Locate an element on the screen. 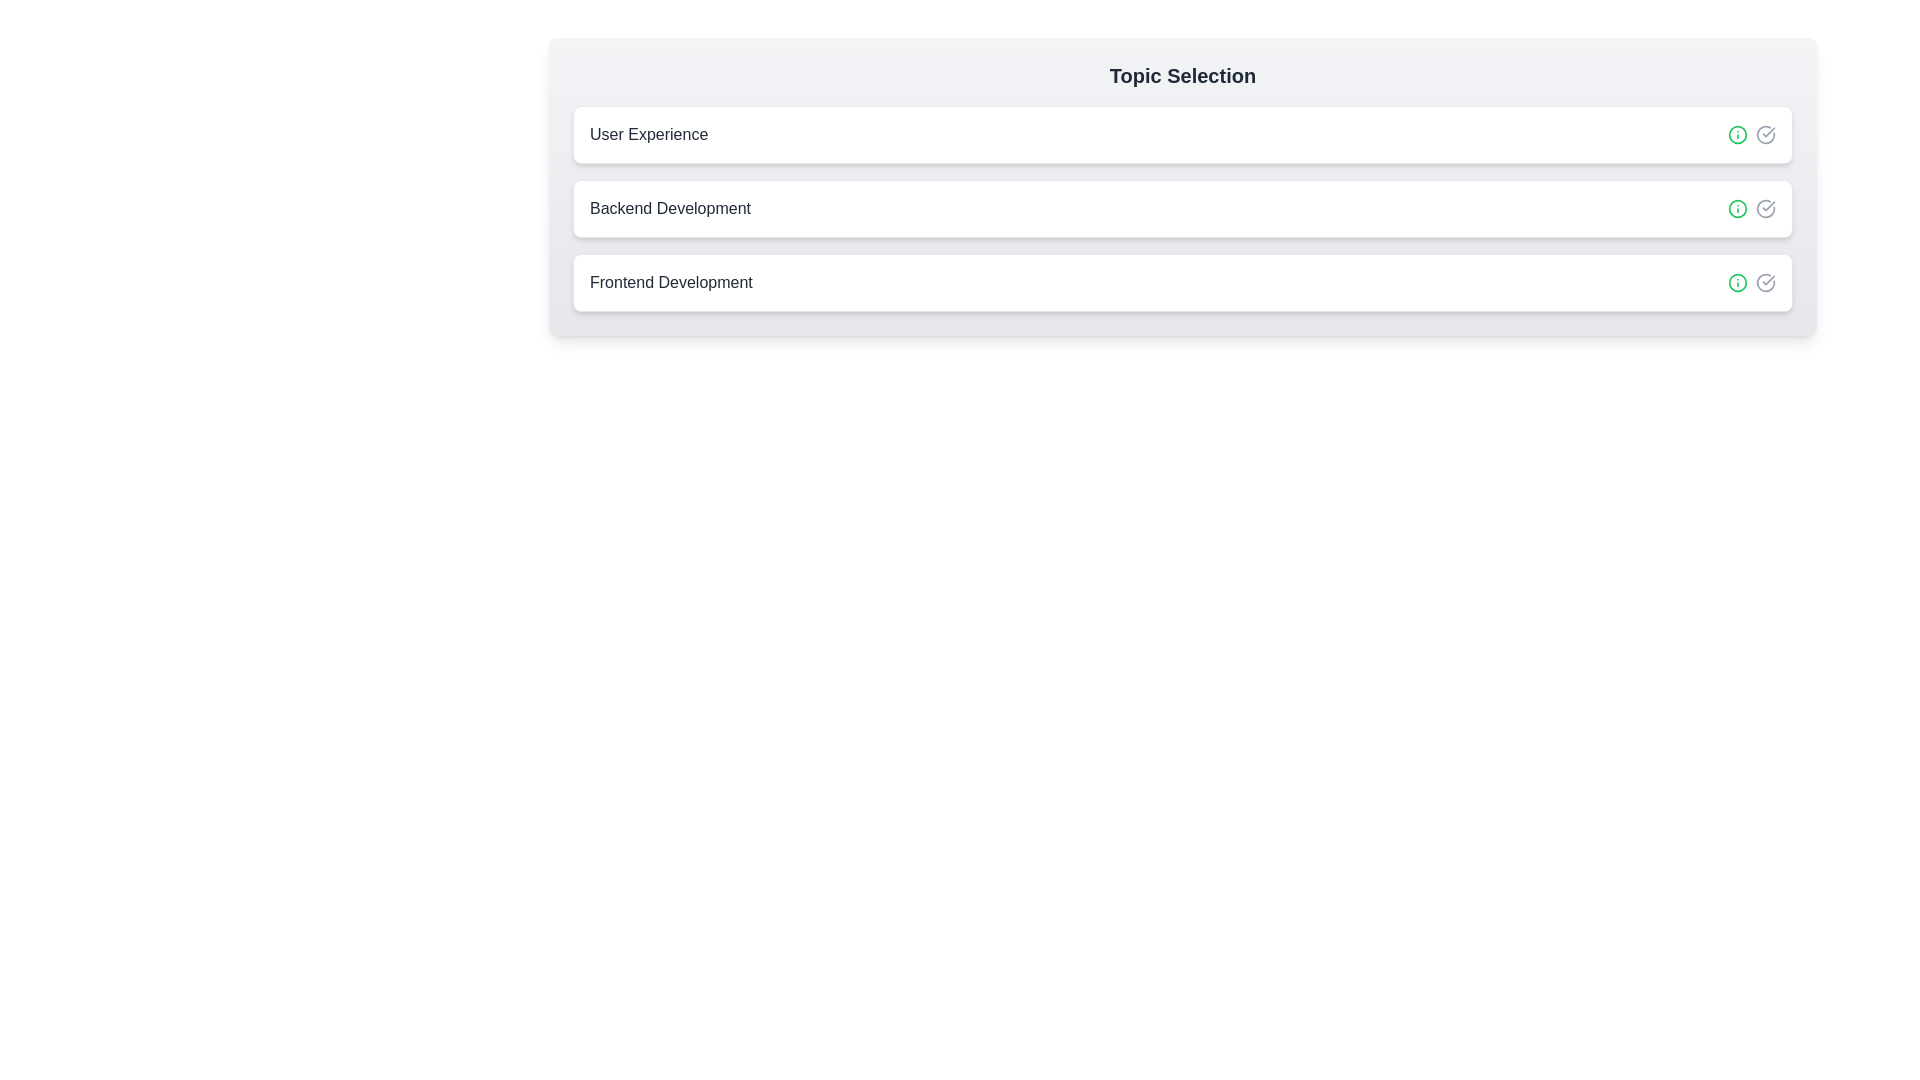 This screenshot has height=1080, width=1920. the chip labeled 'Frontend Development' to observe the hover effect is located at coordinates (1182, 282).